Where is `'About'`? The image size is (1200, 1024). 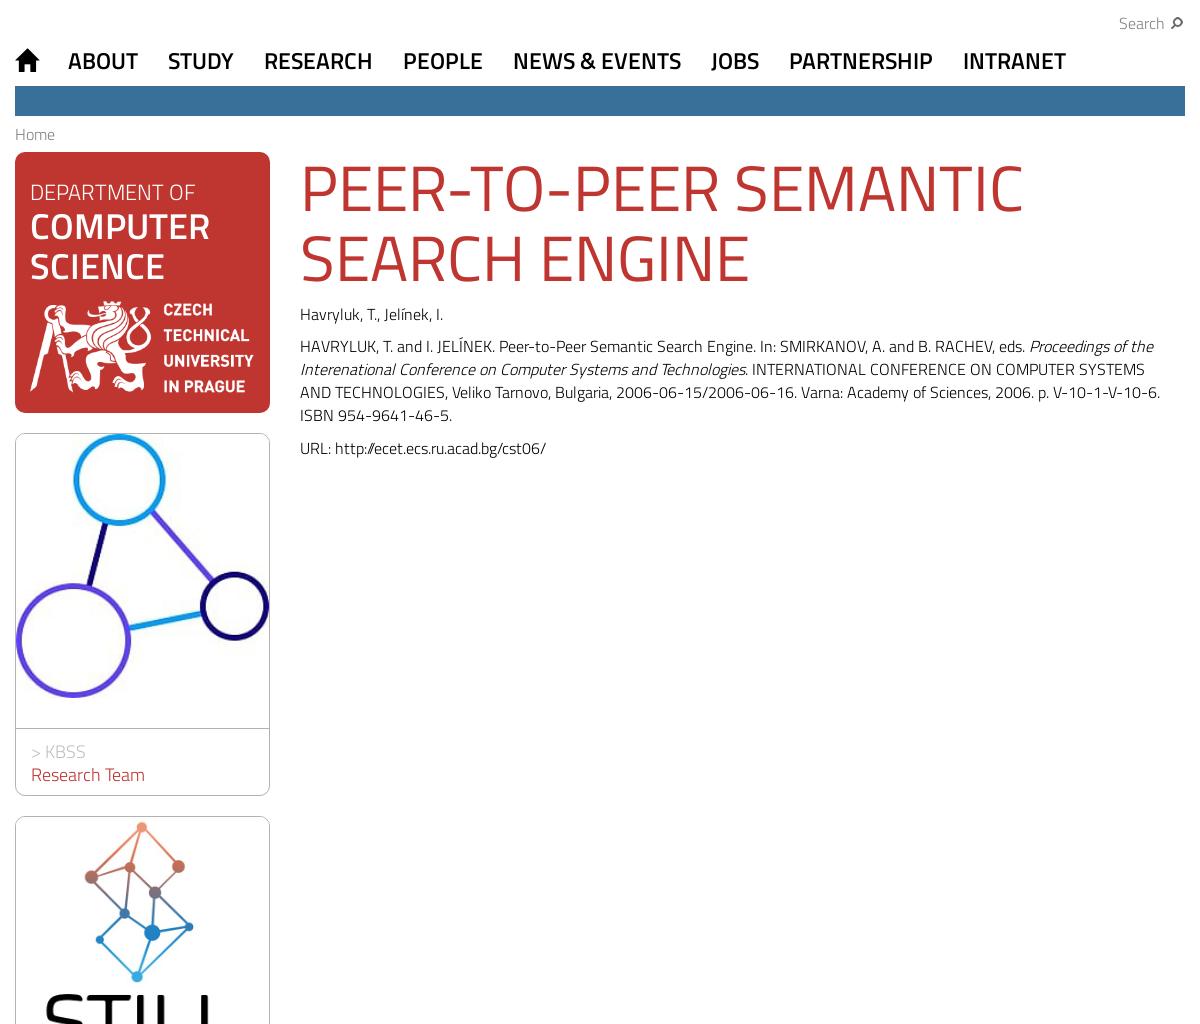 'About' is located at coordinates (102, 59).